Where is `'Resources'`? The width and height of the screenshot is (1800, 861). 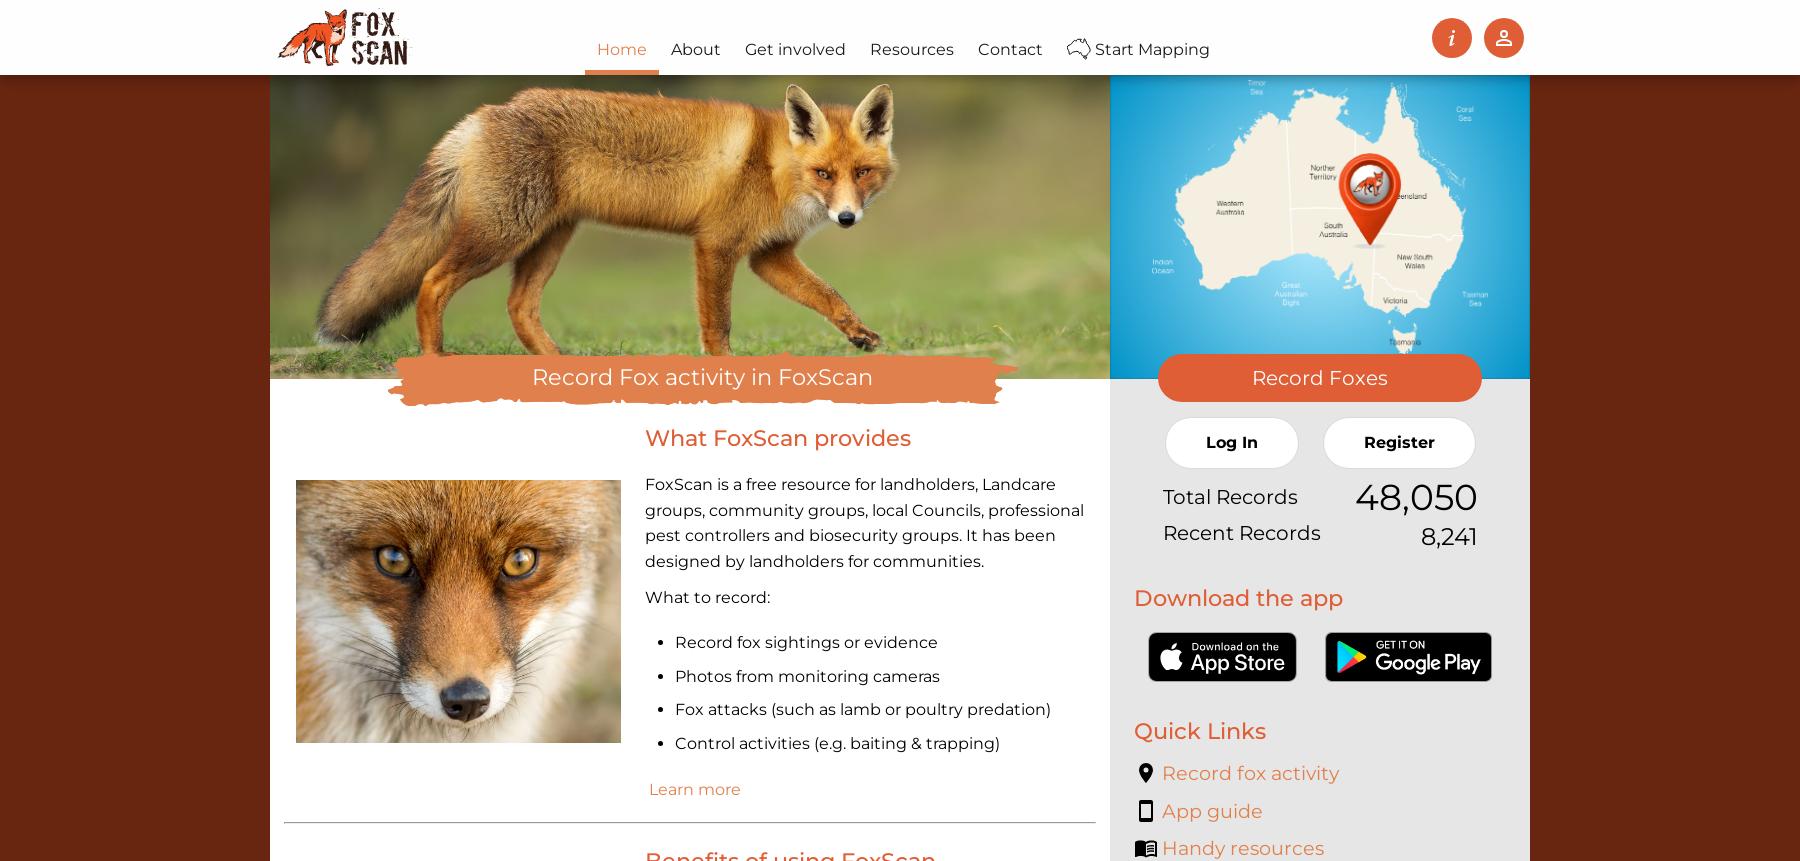 'Resources' is located at coordinates (869, 49).